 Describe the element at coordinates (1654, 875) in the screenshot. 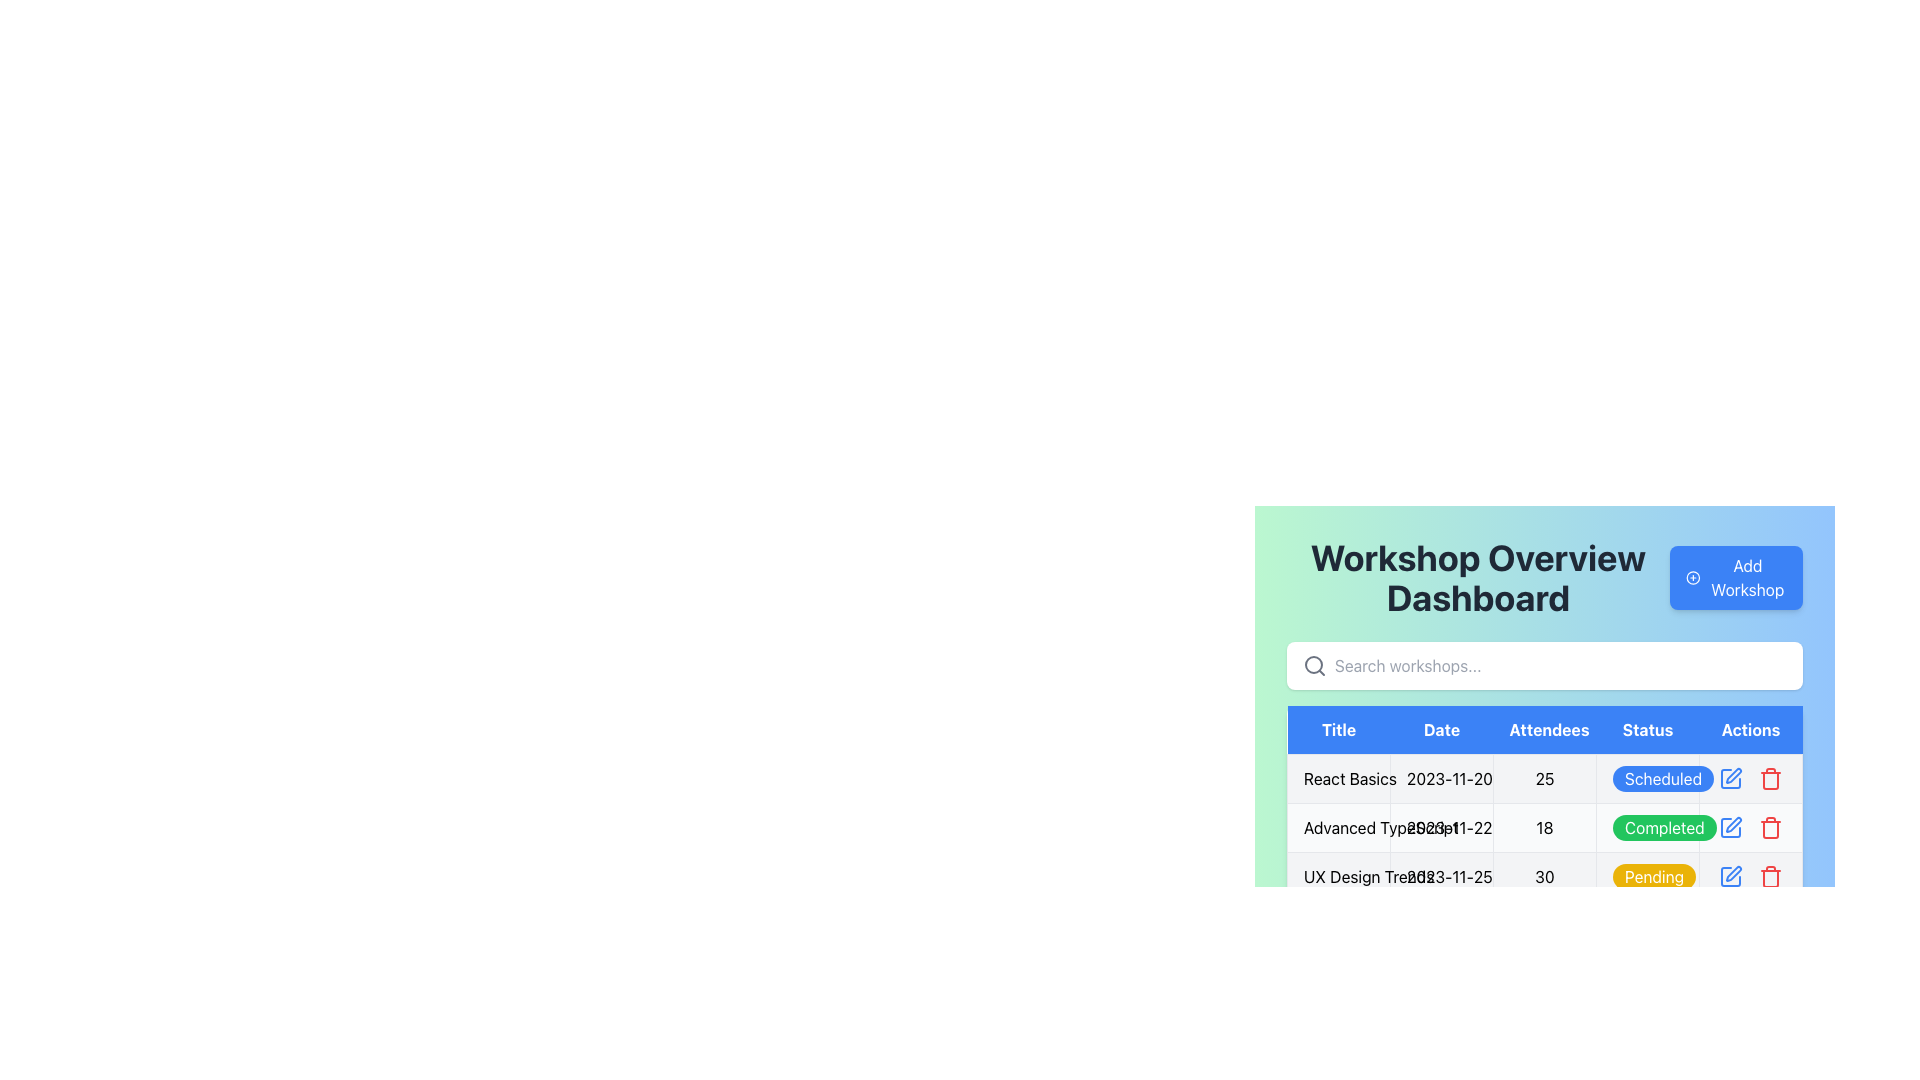

I see `the 'Pending' status label located in the 'Status' column of the last row in the workshop overview dashboard, associated with the 'UX Design Trends' workshop` at that location.